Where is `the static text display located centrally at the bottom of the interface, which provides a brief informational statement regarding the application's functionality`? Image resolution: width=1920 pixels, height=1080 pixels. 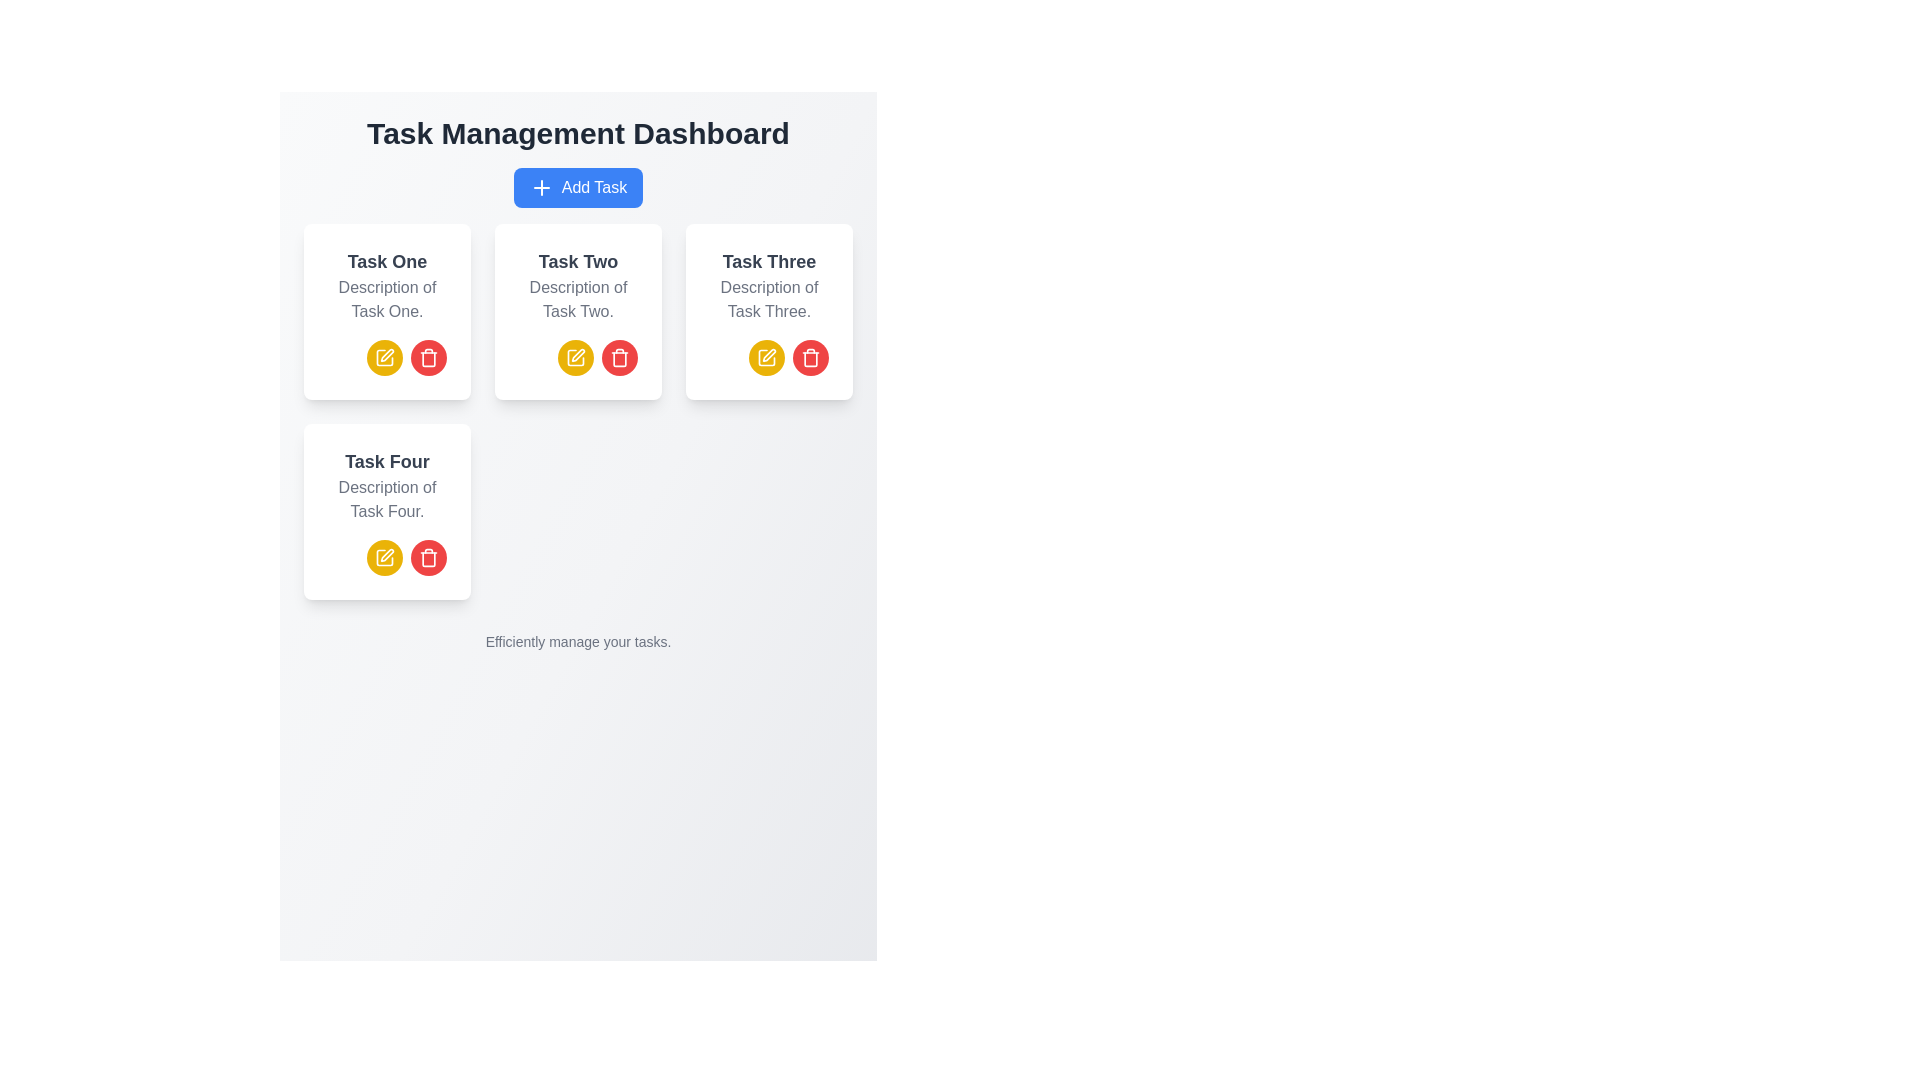 the static text display located centrally at the bottom of the interface, which provides a brief informational statement regarding the application's functionality is located at coordinates (577, 641).